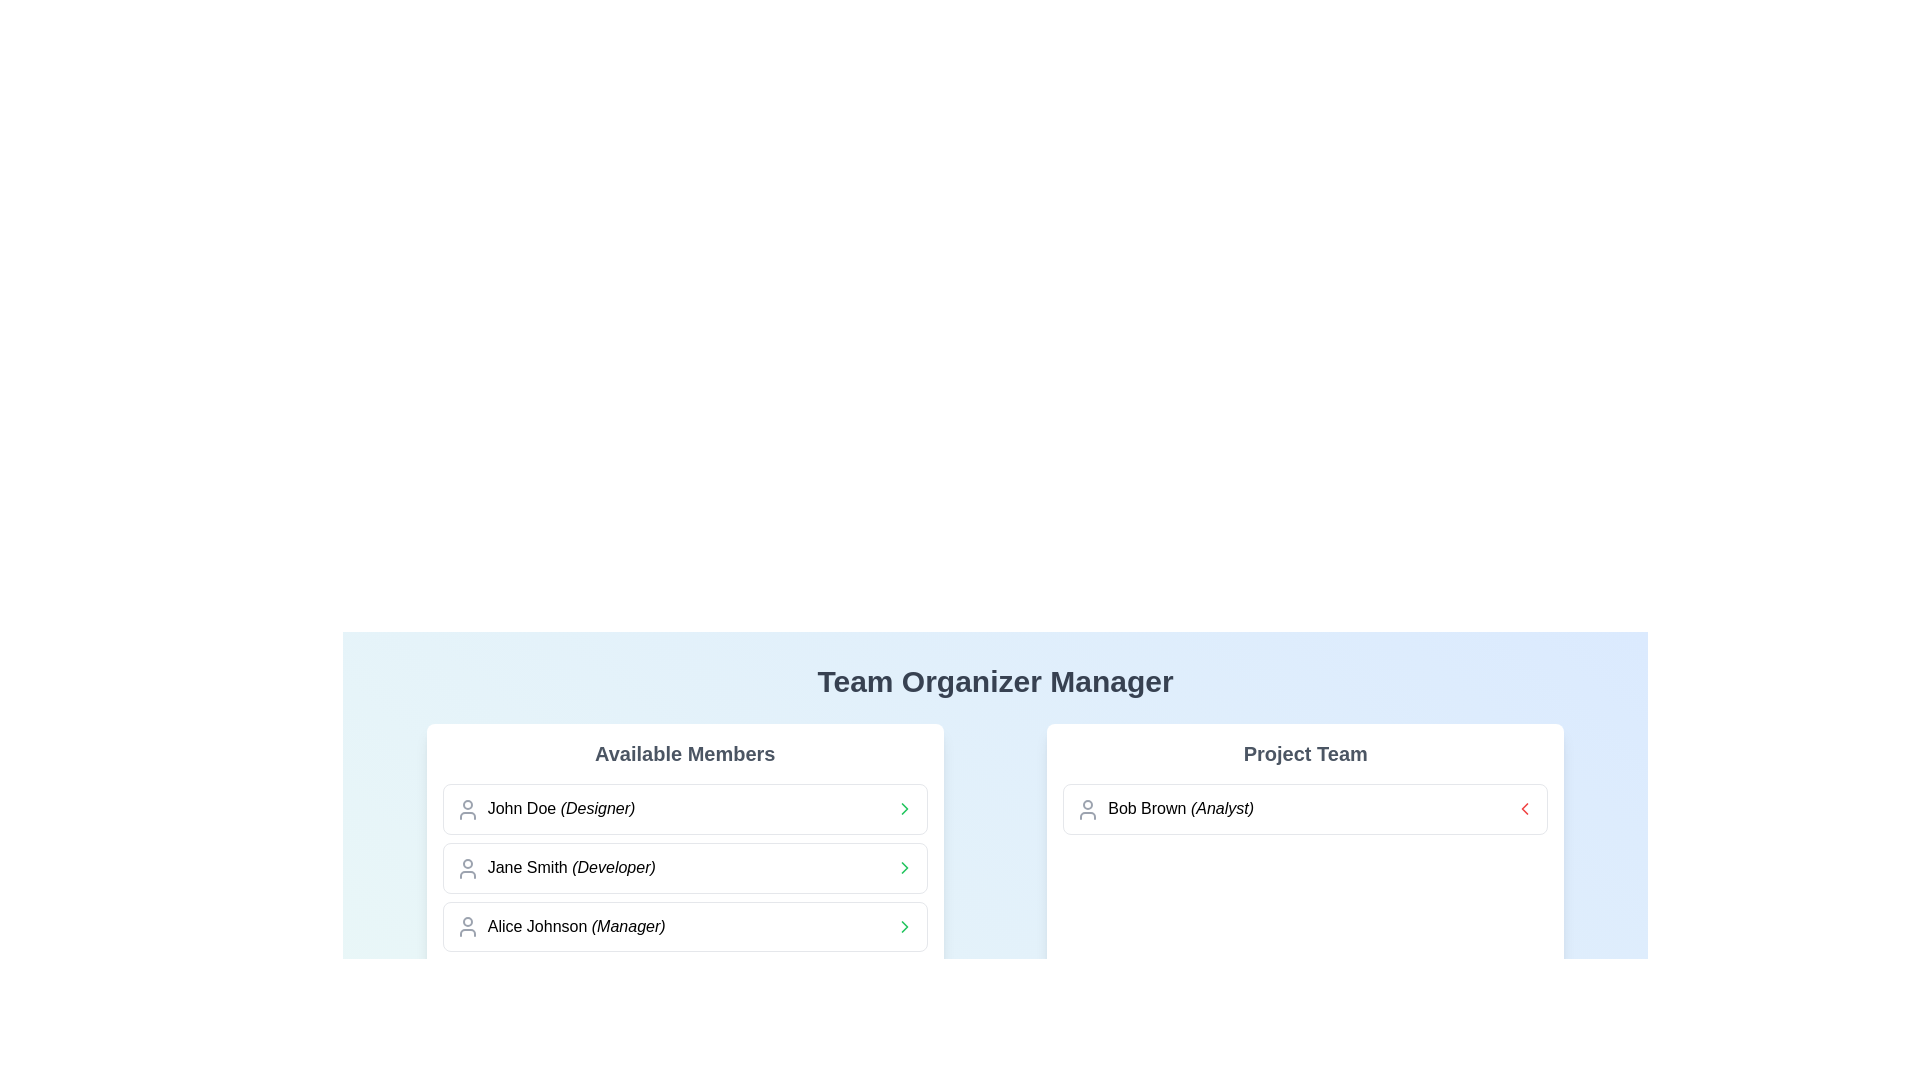 The width and height of the screenshot is (1920, 1080). What do you see at coordinates (466, 927) in the screenshot?
I see `the user avatar icon for 'Alice Johnson' located in the third row of the 'Available Members' list, positioned at the leftmost part of the row` at bounding box center [466, 927].